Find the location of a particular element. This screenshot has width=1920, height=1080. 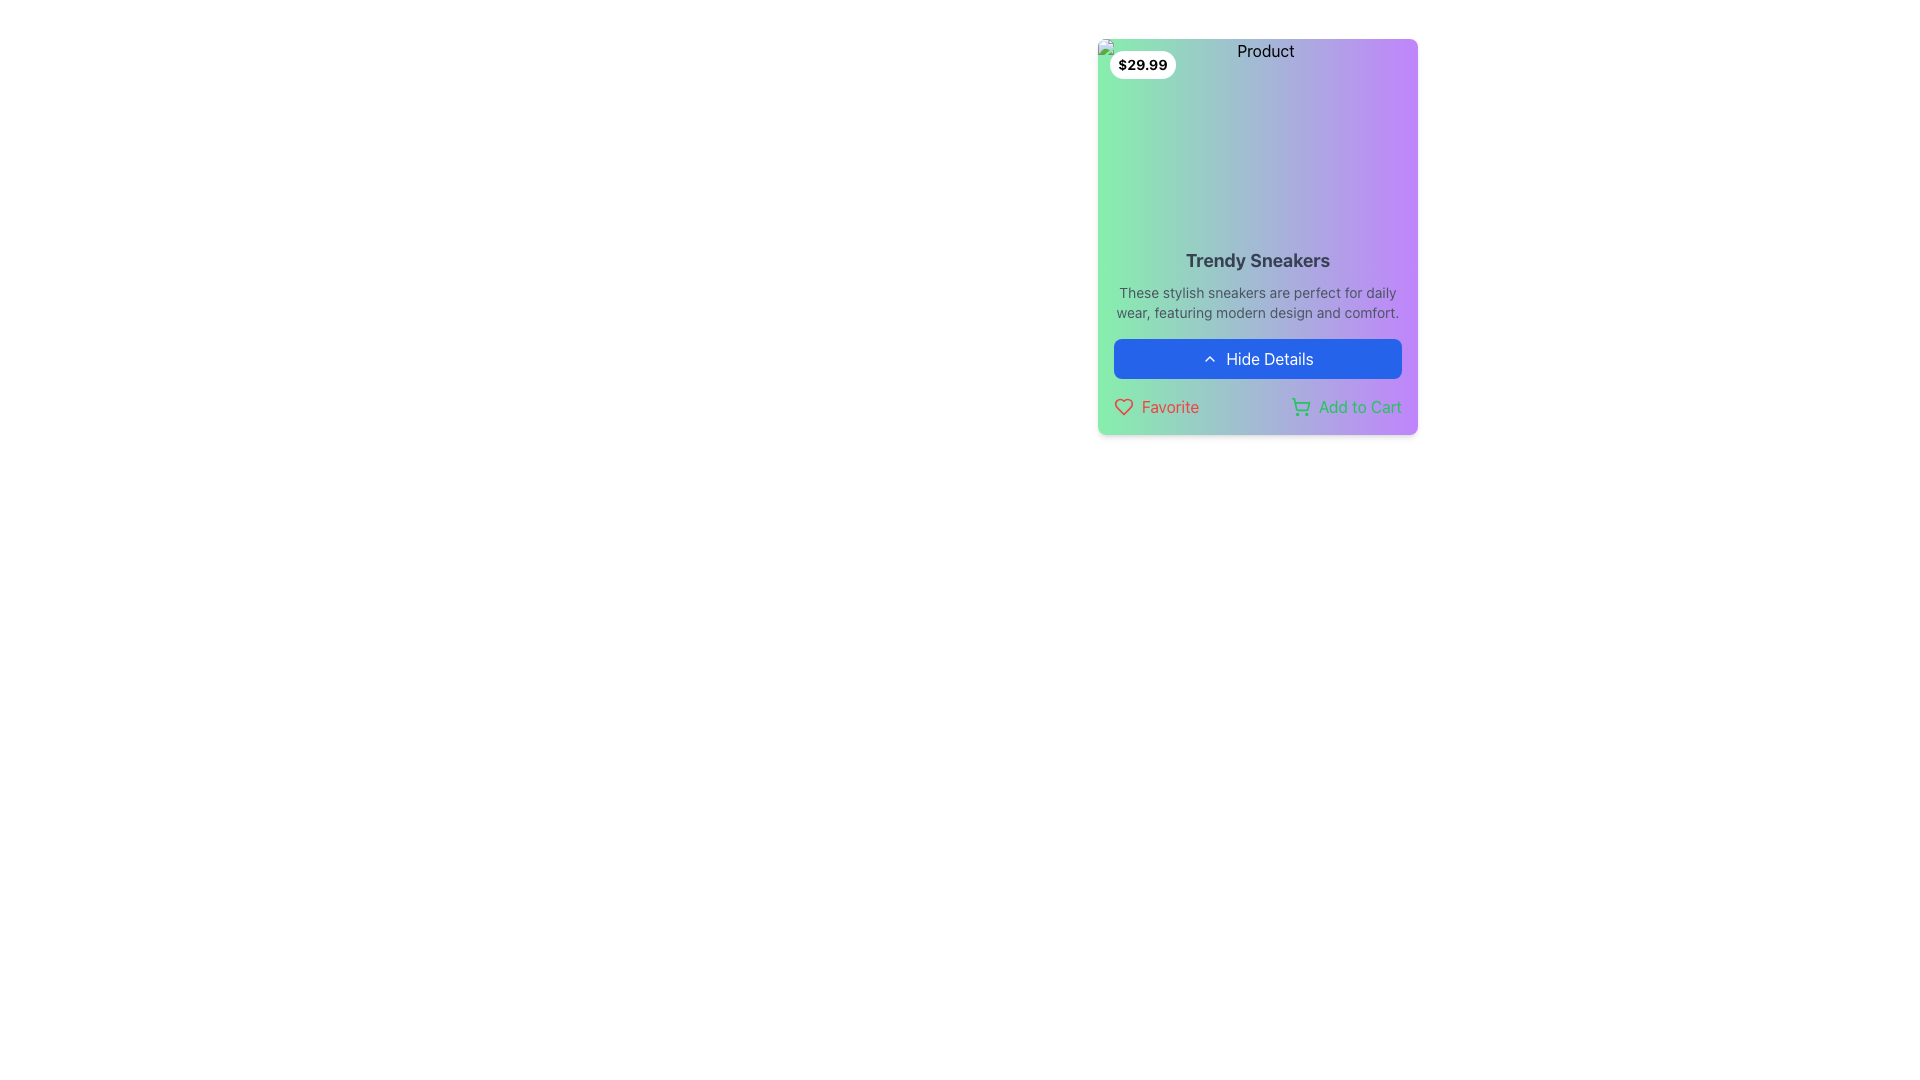

the text block that provides a detailed description of the product 'Trendy Sneakers', located beneath the title within the product card layout is located at coordinates (1256, 303).